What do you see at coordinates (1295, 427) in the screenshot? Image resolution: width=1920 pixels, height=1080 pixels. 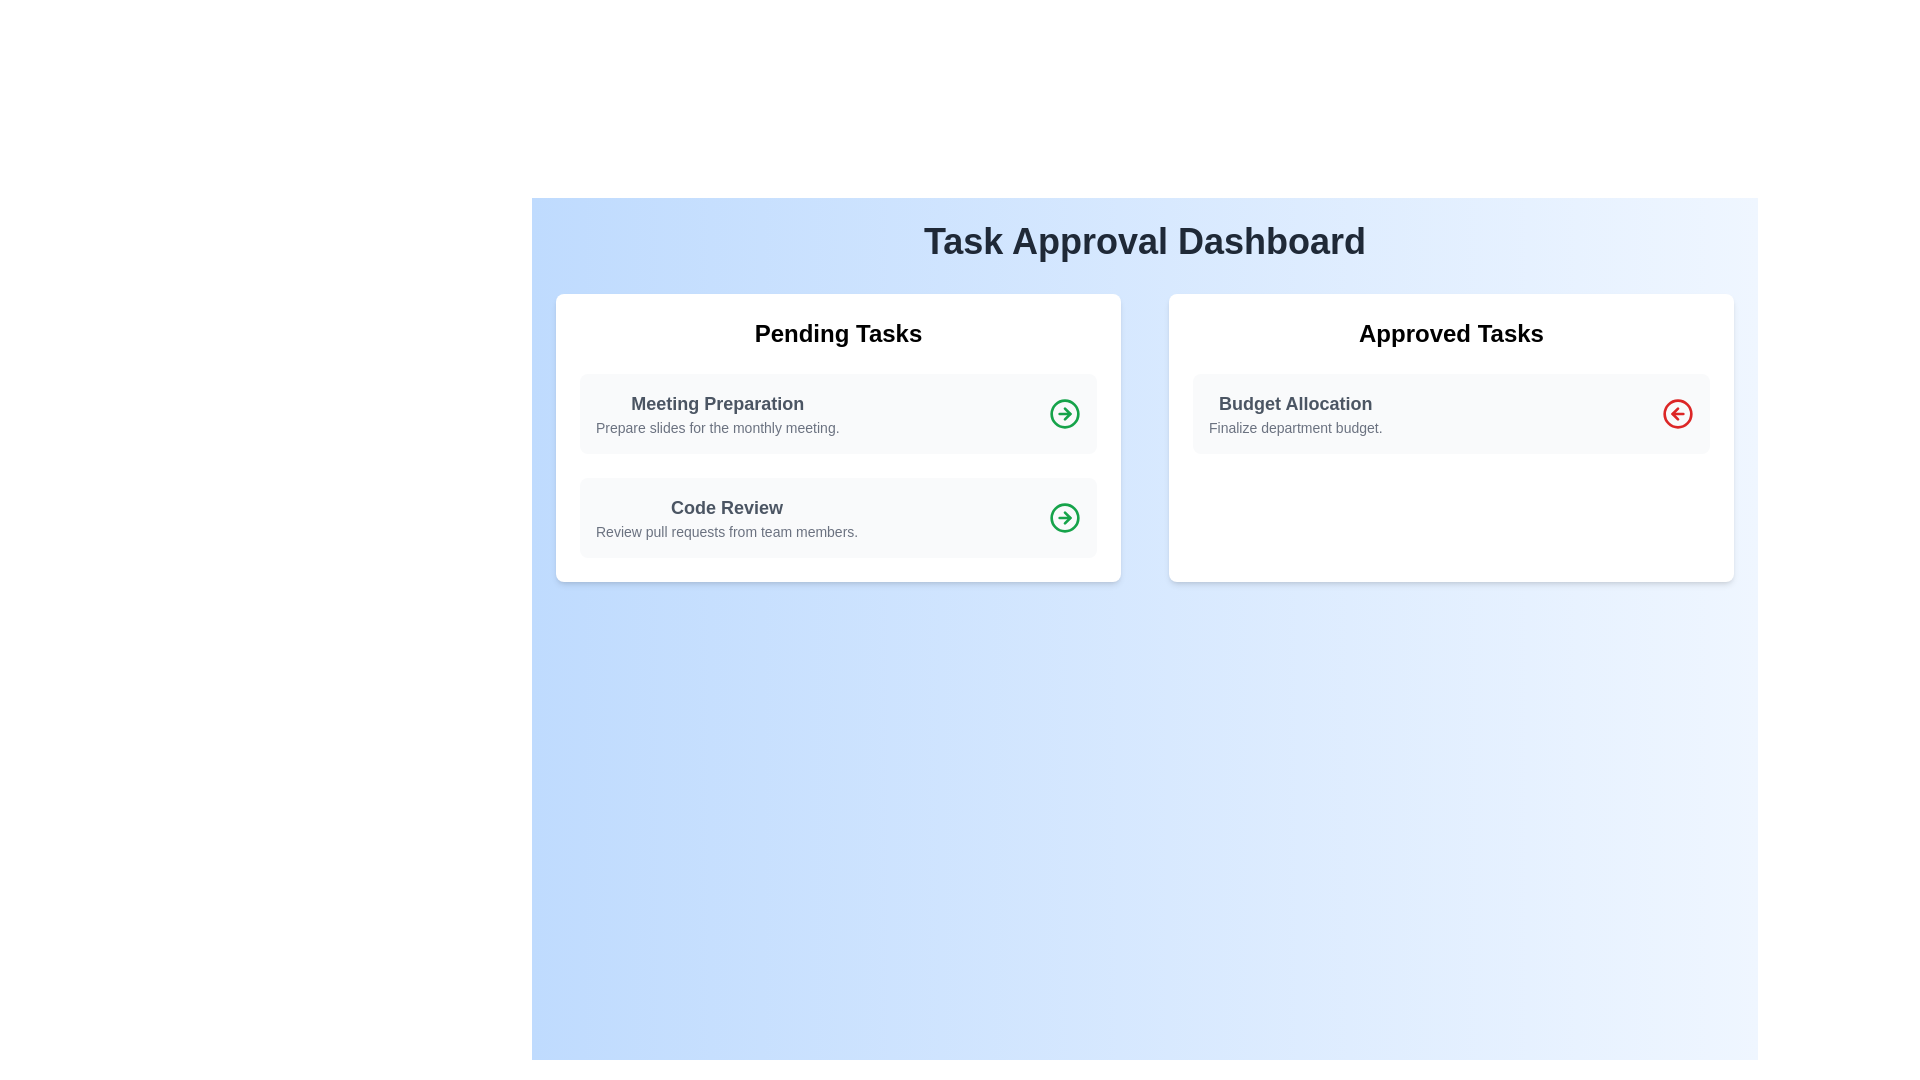 I see `the static text element providing additional information under the 'Budget Allocation' heading in the 'Approved Tasks' section` at bounding box center [1295, 427].